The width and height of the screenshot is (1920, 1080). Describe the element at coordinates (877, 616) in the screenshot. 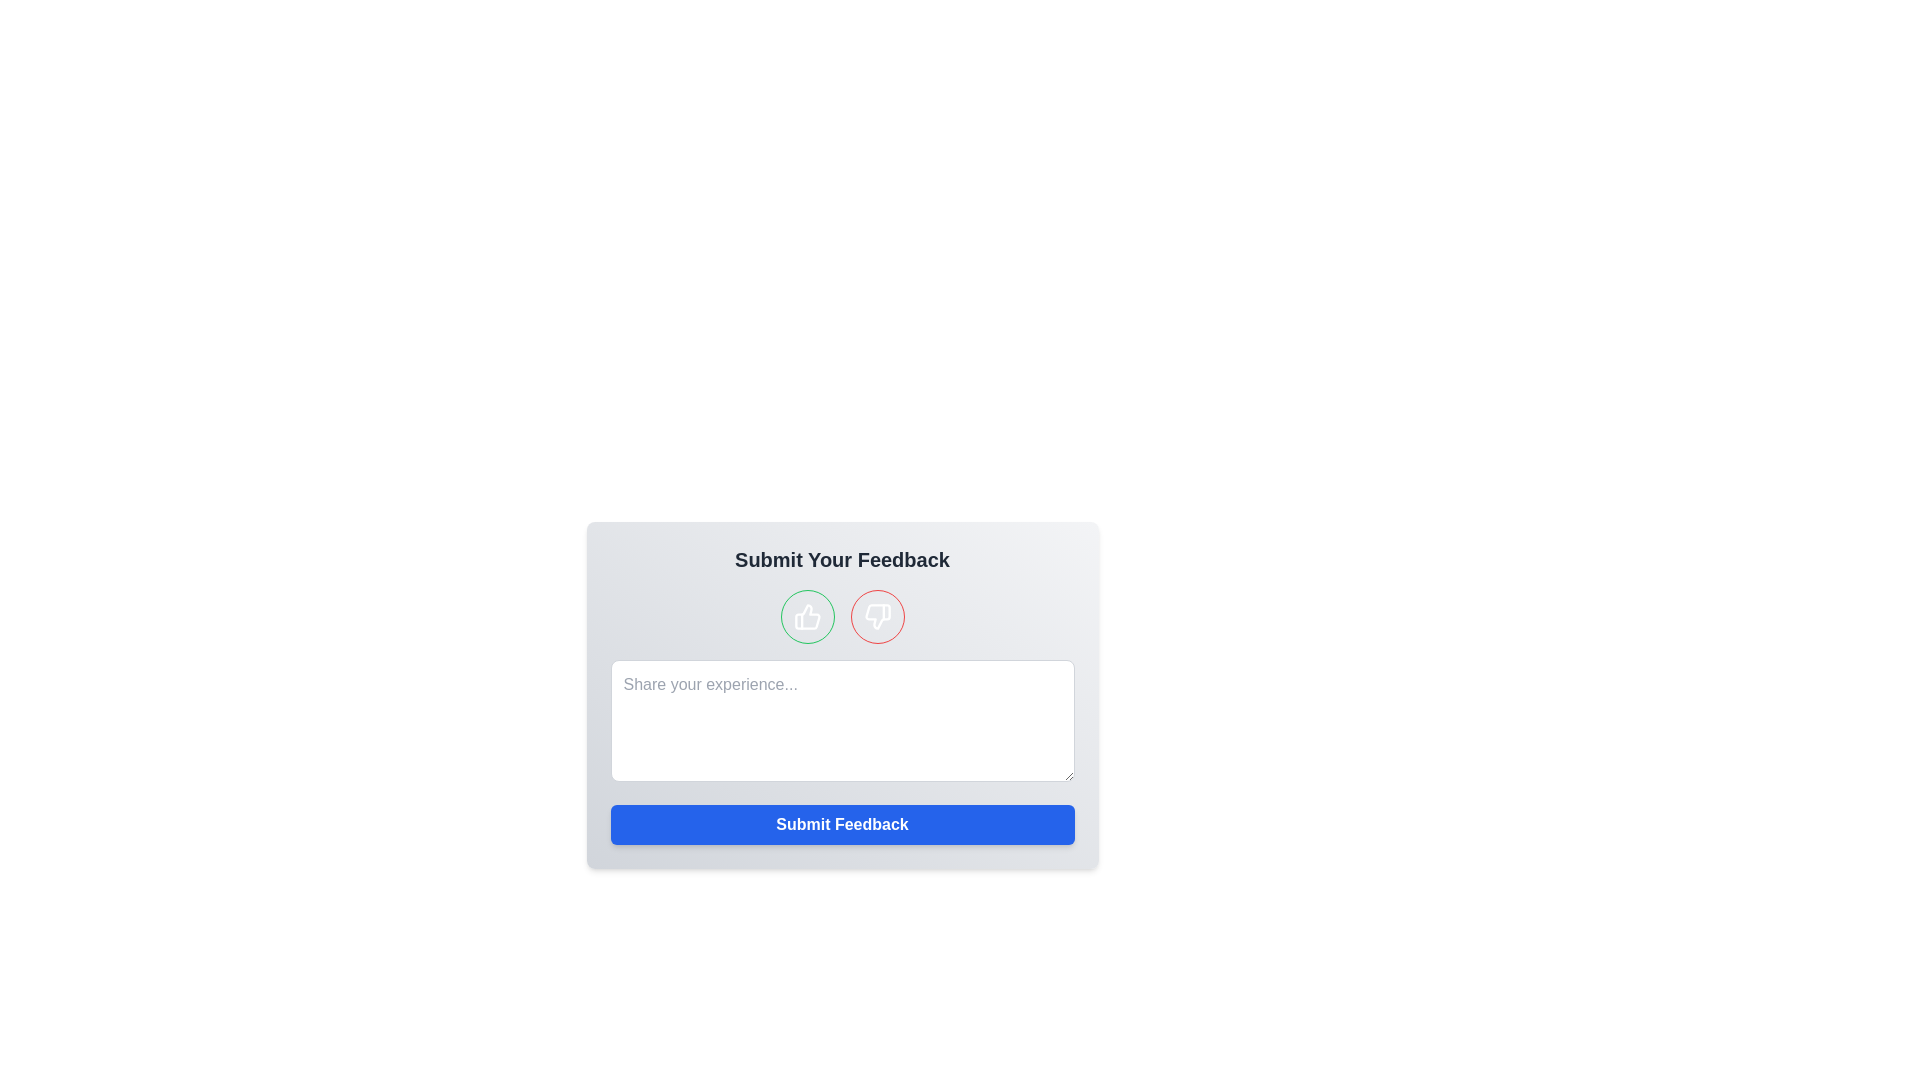

I see `the circular button with a red border and a white thumbs-down icon to provide negative feedback` at that location.